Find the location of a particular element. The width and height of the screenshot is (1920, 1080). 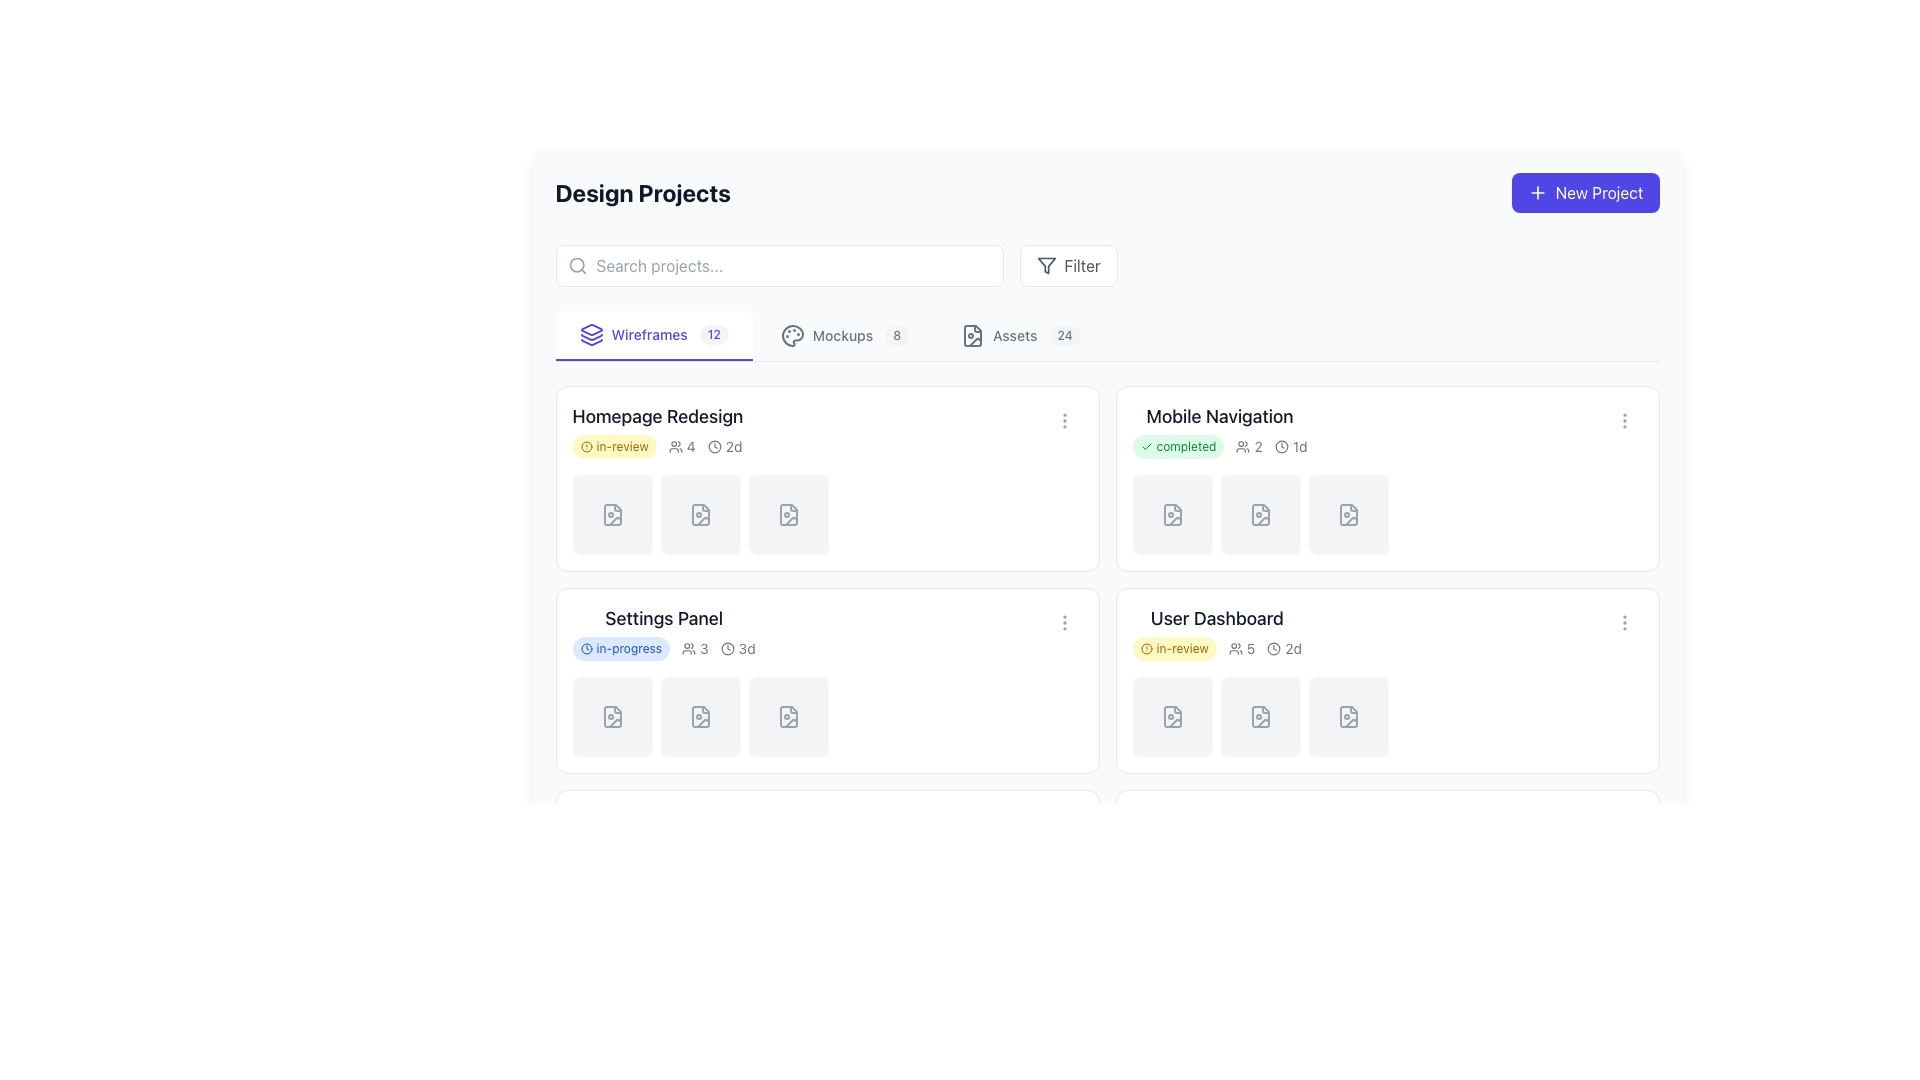

on the 'Tab Navigation' element, which is a horizontal bar at the top of the interface containing sections labeled 'Wireframes', 'Mockups', and 'Assets' is located at coordinates (1106, 335).